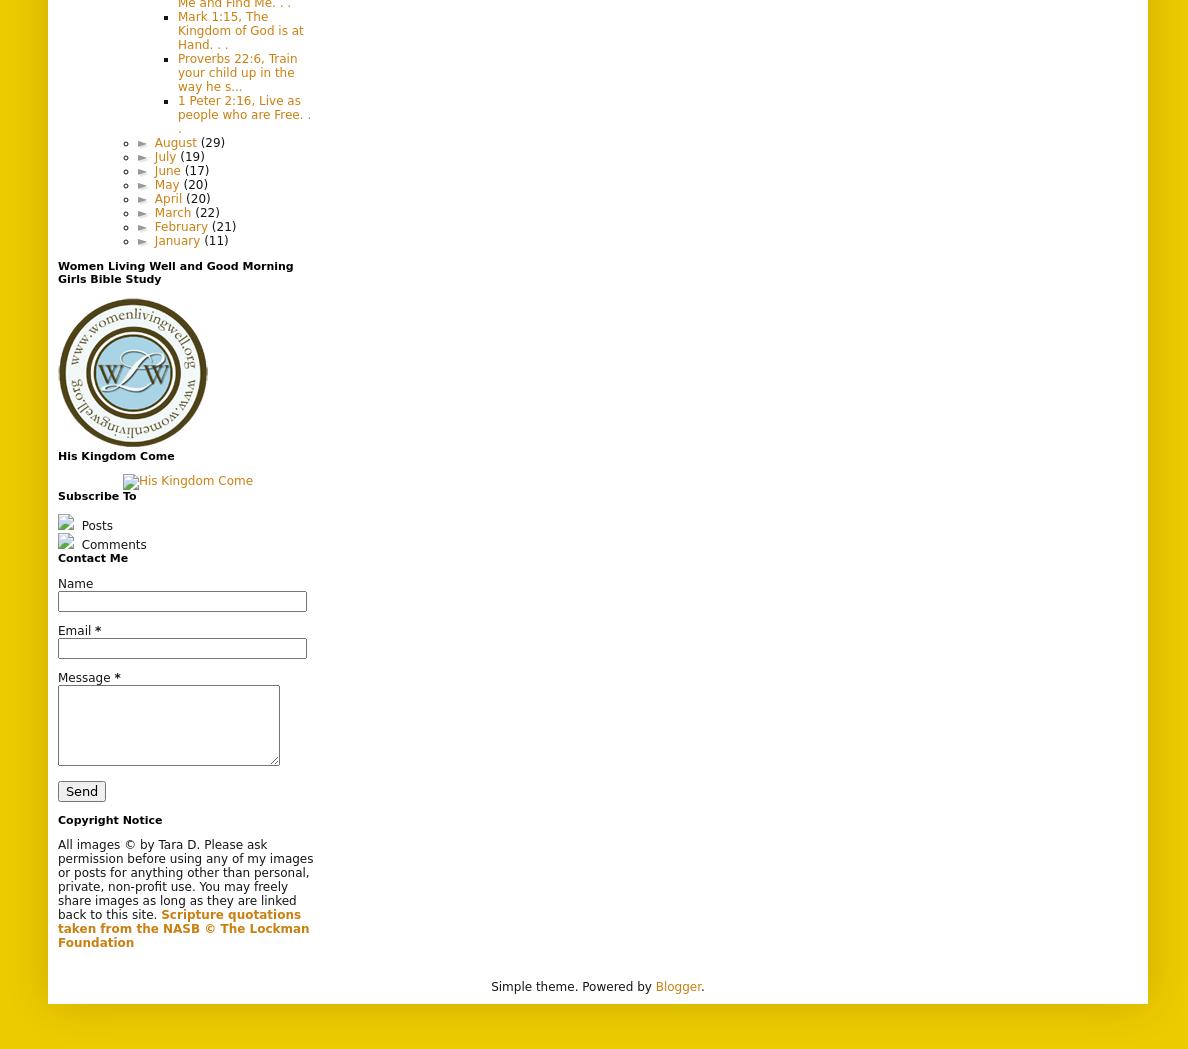 This screenshot has width=1188, height=1049. What do you see at coordinates (57, 818) in the screenshot?
I see `'Copyright Notice'` at bounding box center [57, 818].